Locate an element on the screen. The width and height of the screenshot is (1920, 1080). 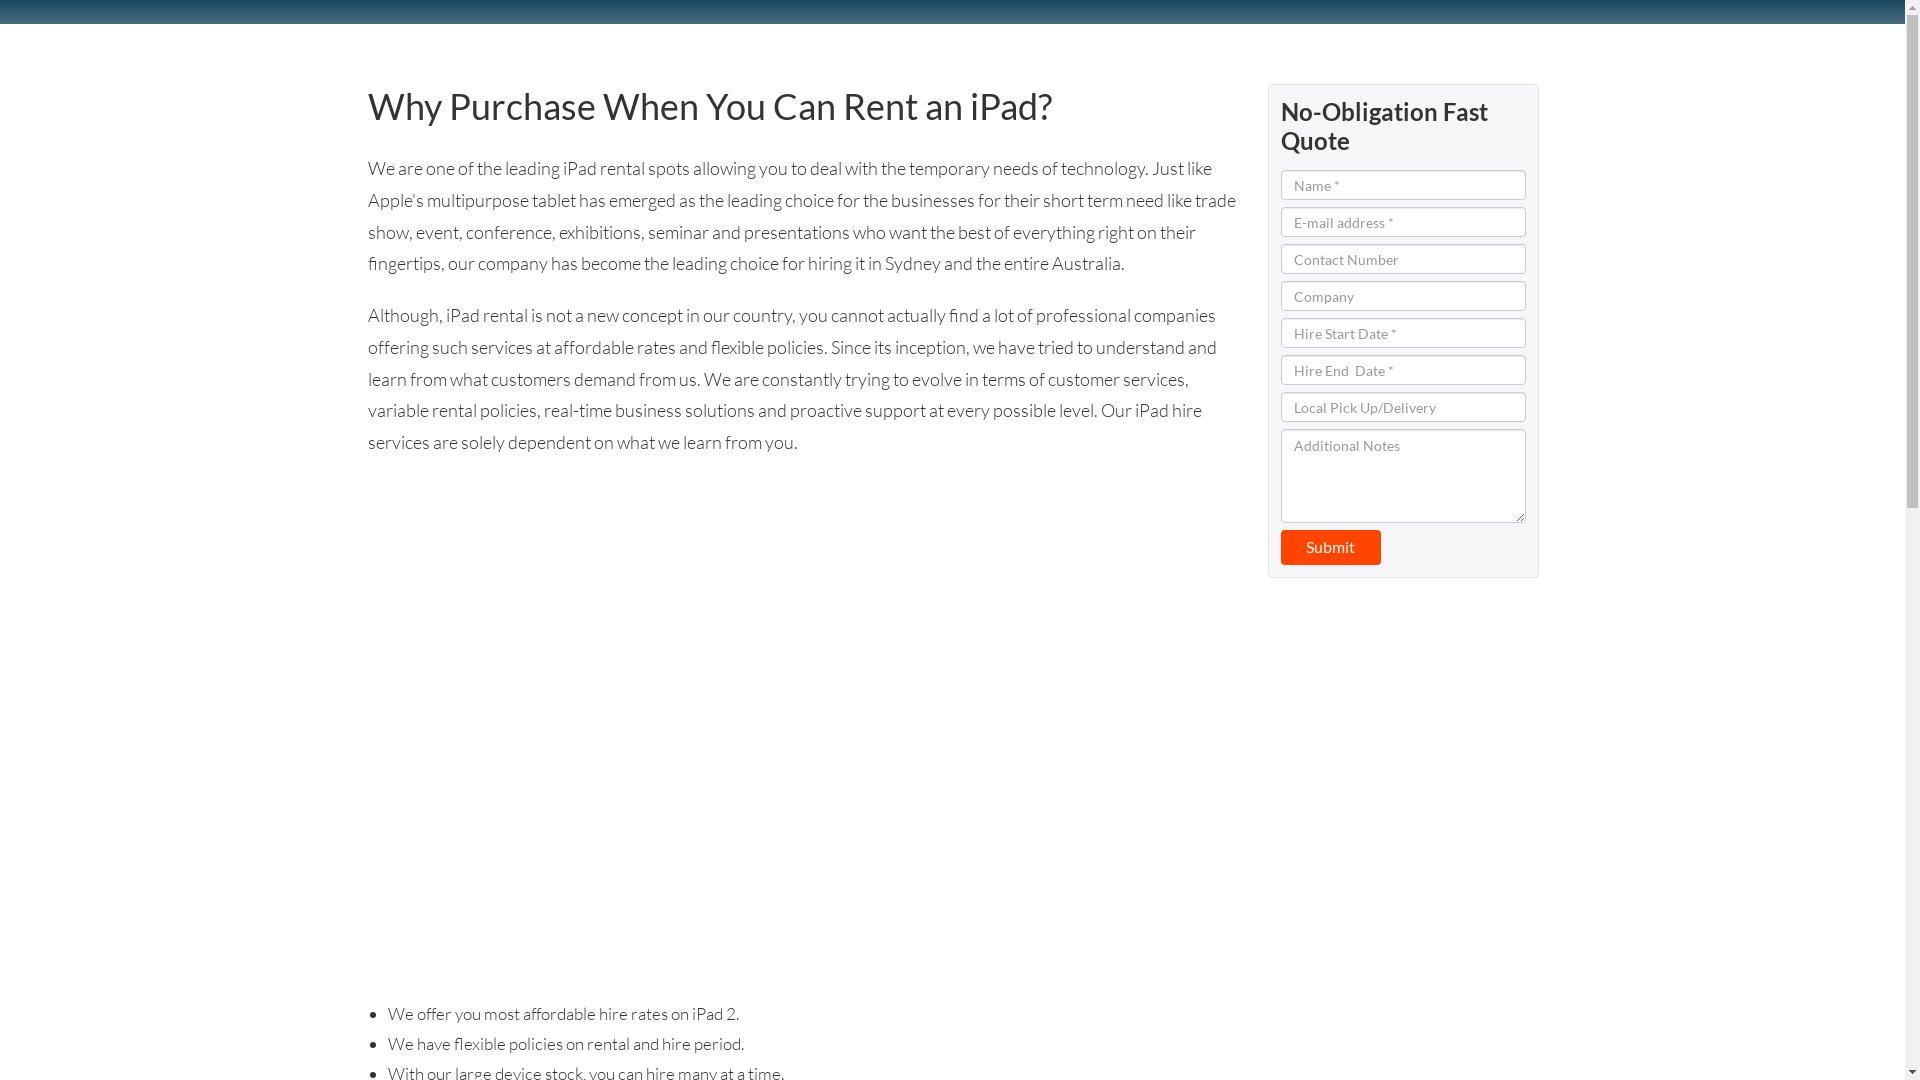
'Submit' is located at coordinates (1280, 547).